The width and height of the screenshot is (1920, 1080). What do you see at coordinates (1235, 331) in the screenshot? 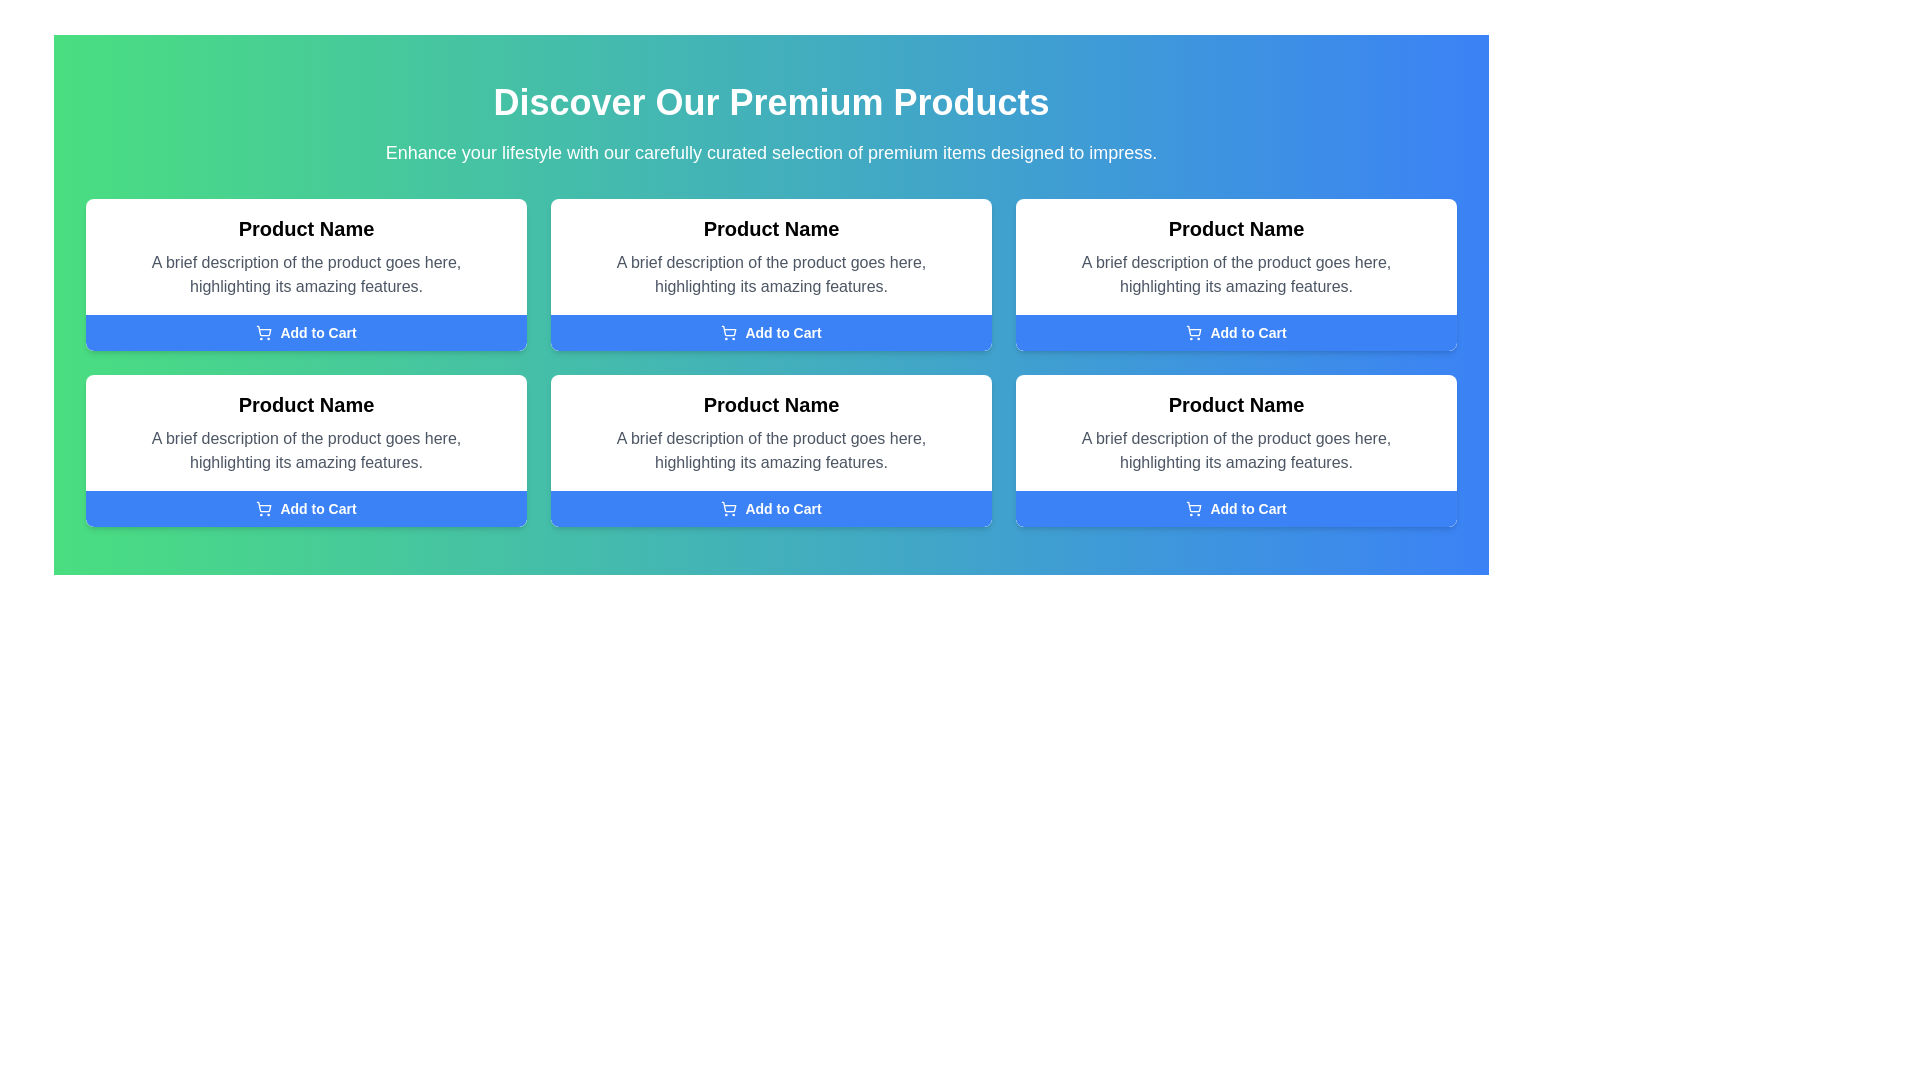
I see `the button located at the bottom of the product card that adds the associated product to the shopping cart, which is identified by the heading 'Product Name'` at bounding box center [1235, 331].